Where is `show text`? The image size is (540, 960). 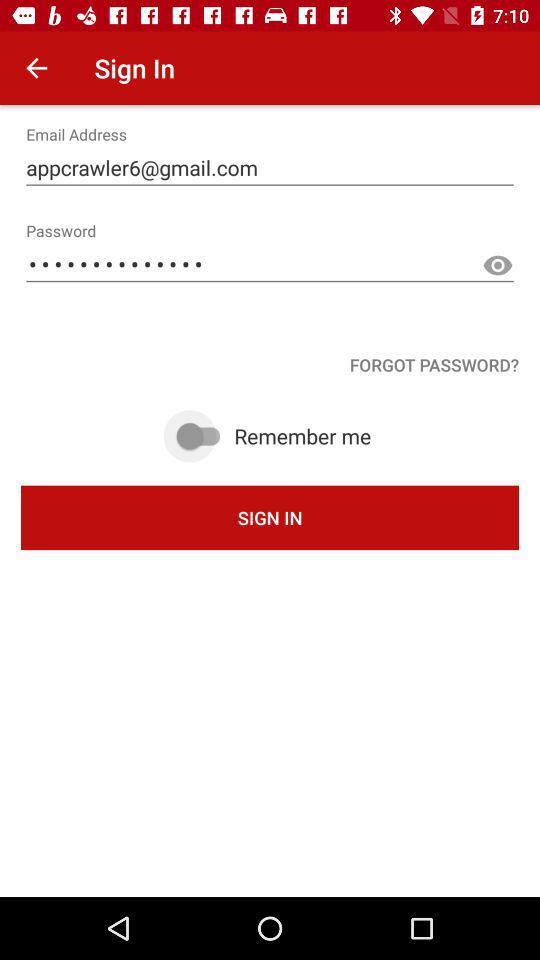
show text is located at coordinates (496, 265).